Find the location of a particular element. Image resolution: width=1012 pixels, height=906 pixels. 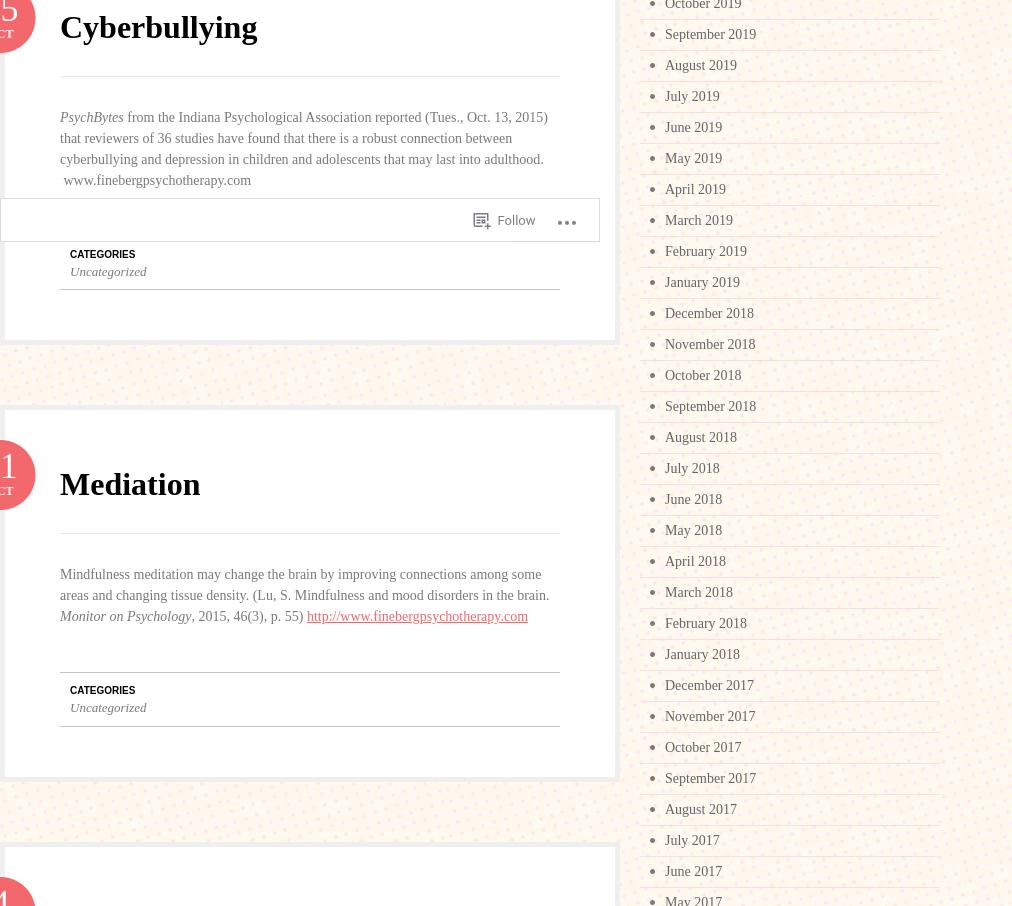

'September 2018' is located at coordinates (710, 405).